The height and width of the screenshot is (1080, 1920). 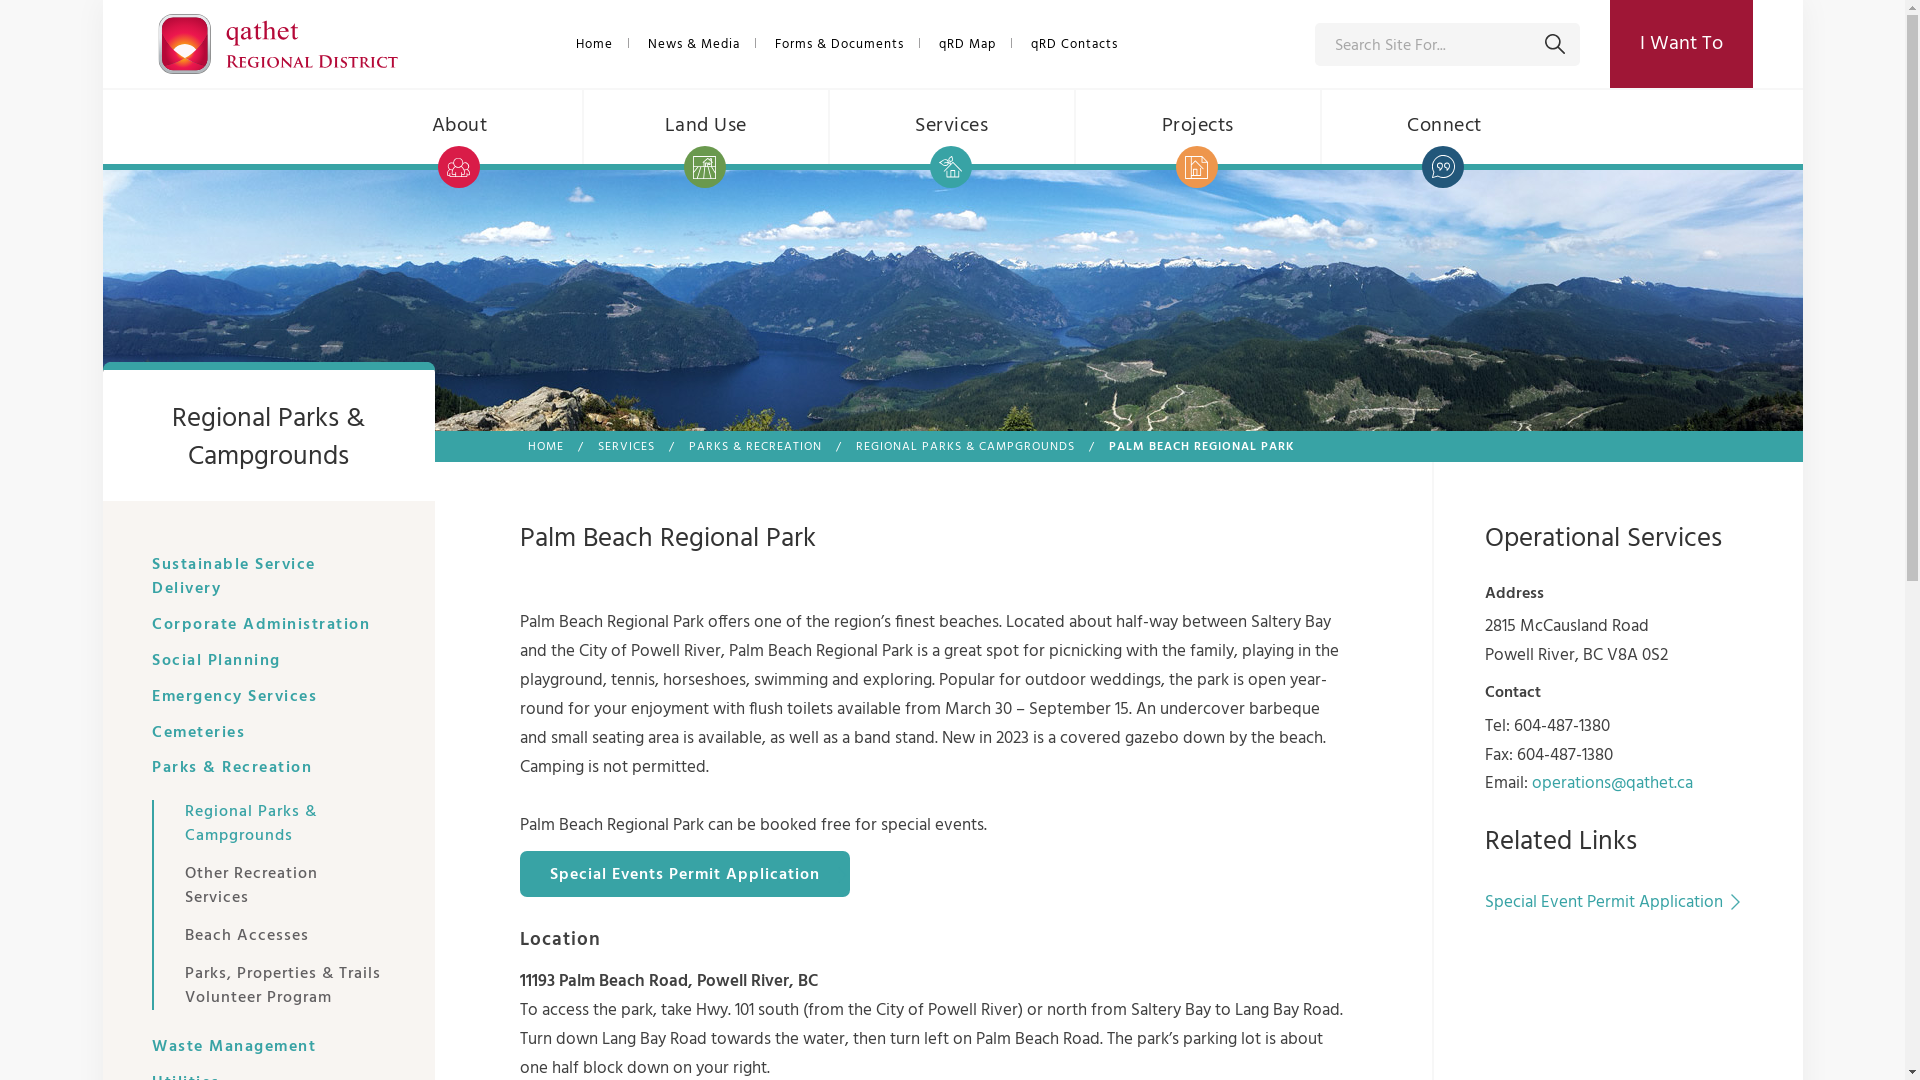 What do you see at coordinates (1016, 44) in the screenshot?
I see `'qRD Contacts'` at bounding box center [1016, 44].